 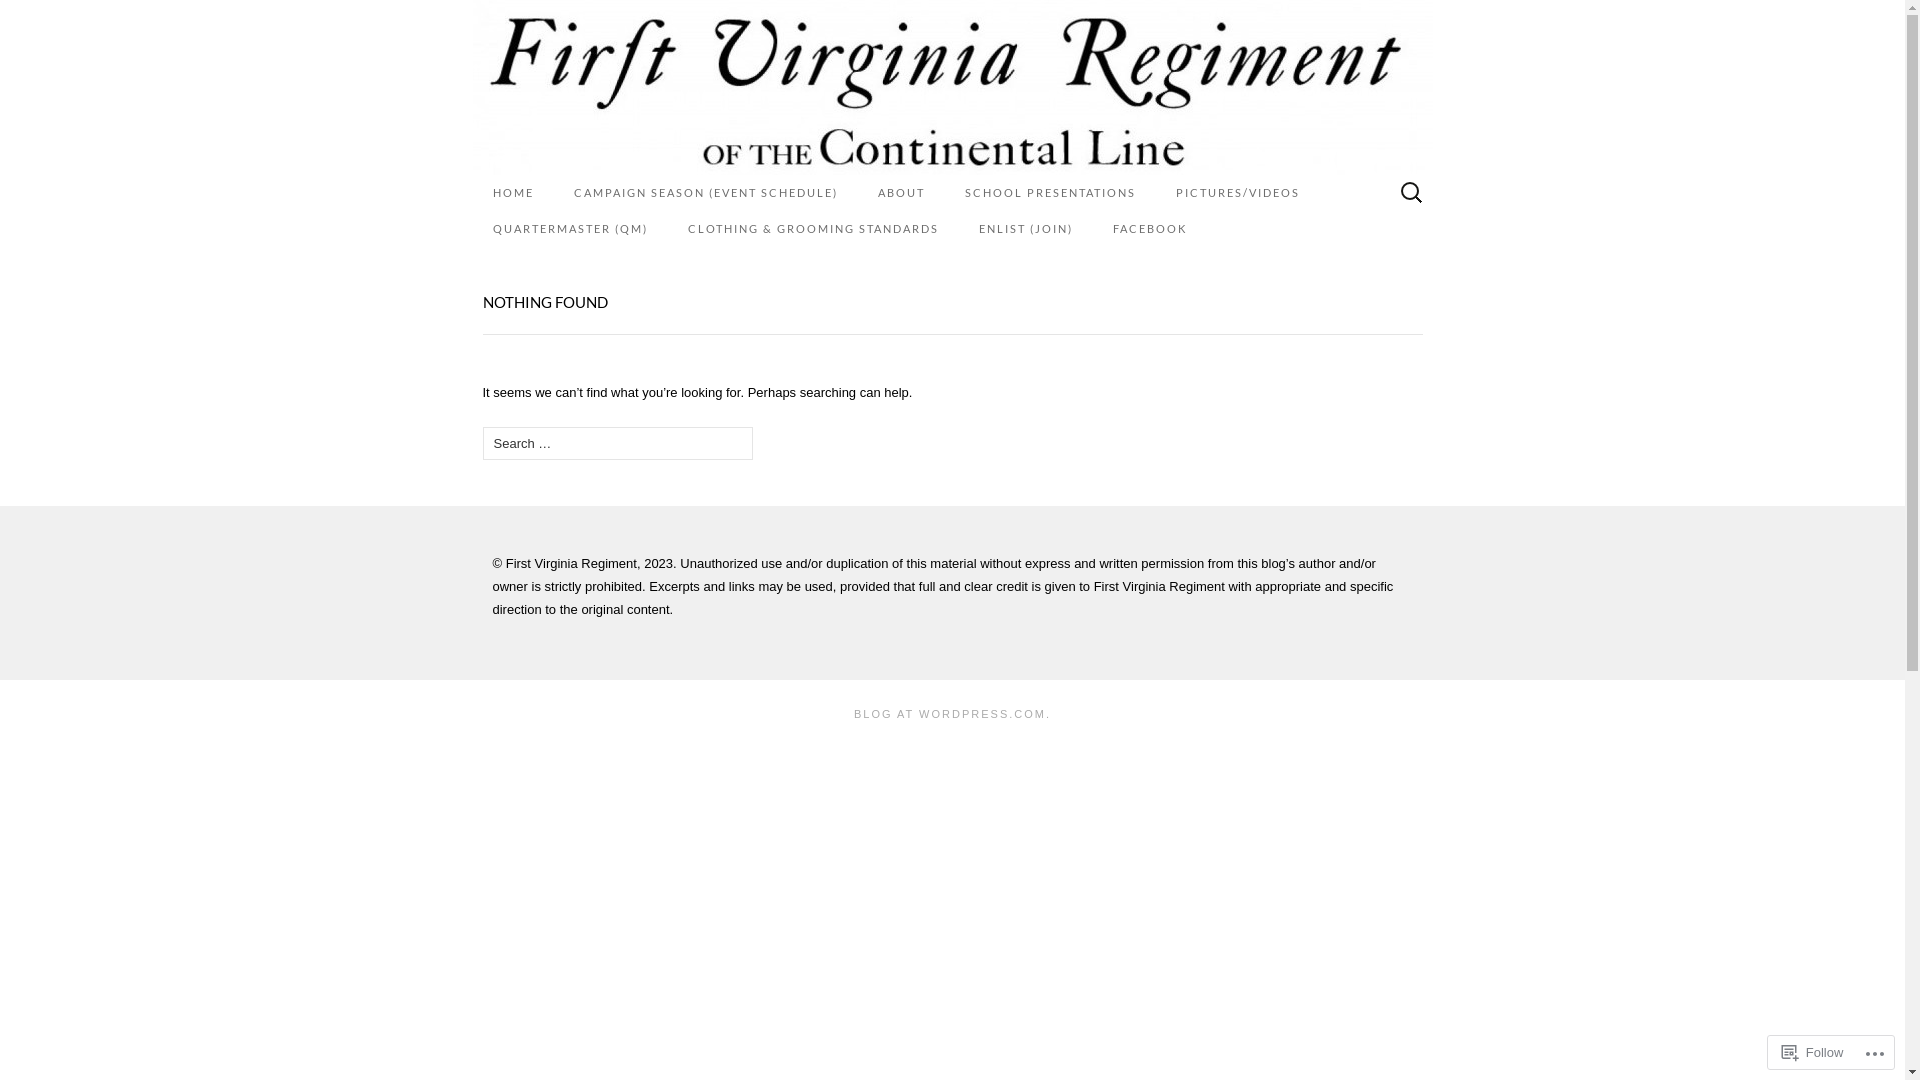 What do you see at coordinates (813, 227) in the screenshot?
I see `'CLOTHING & GROOMING STANDARDS'` at bounding box center [813, 227].